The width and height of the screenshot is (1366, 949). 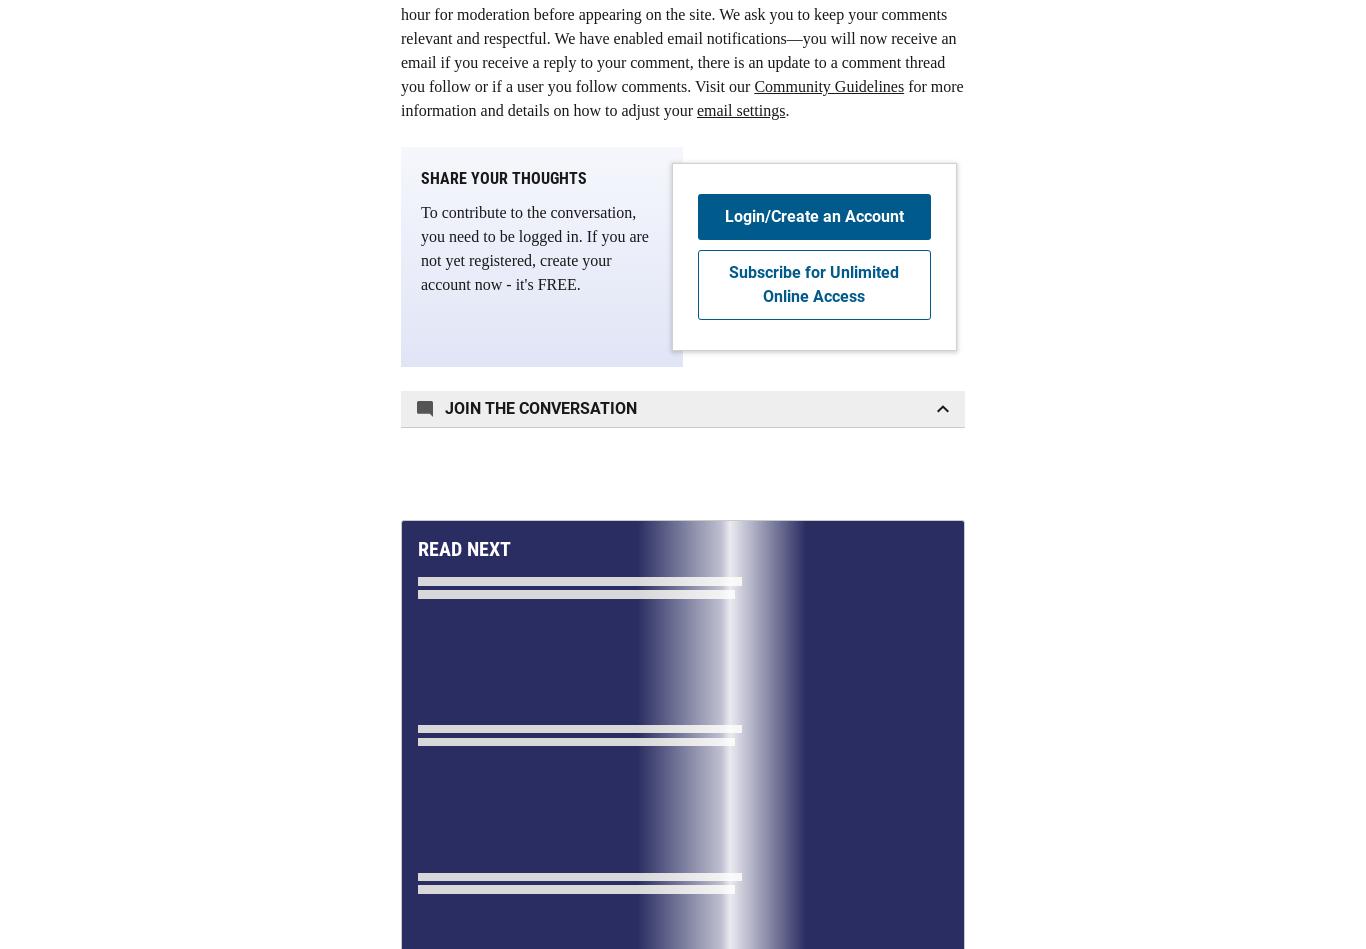 I want to click on 'Read Next', so click(x=416, y=547).